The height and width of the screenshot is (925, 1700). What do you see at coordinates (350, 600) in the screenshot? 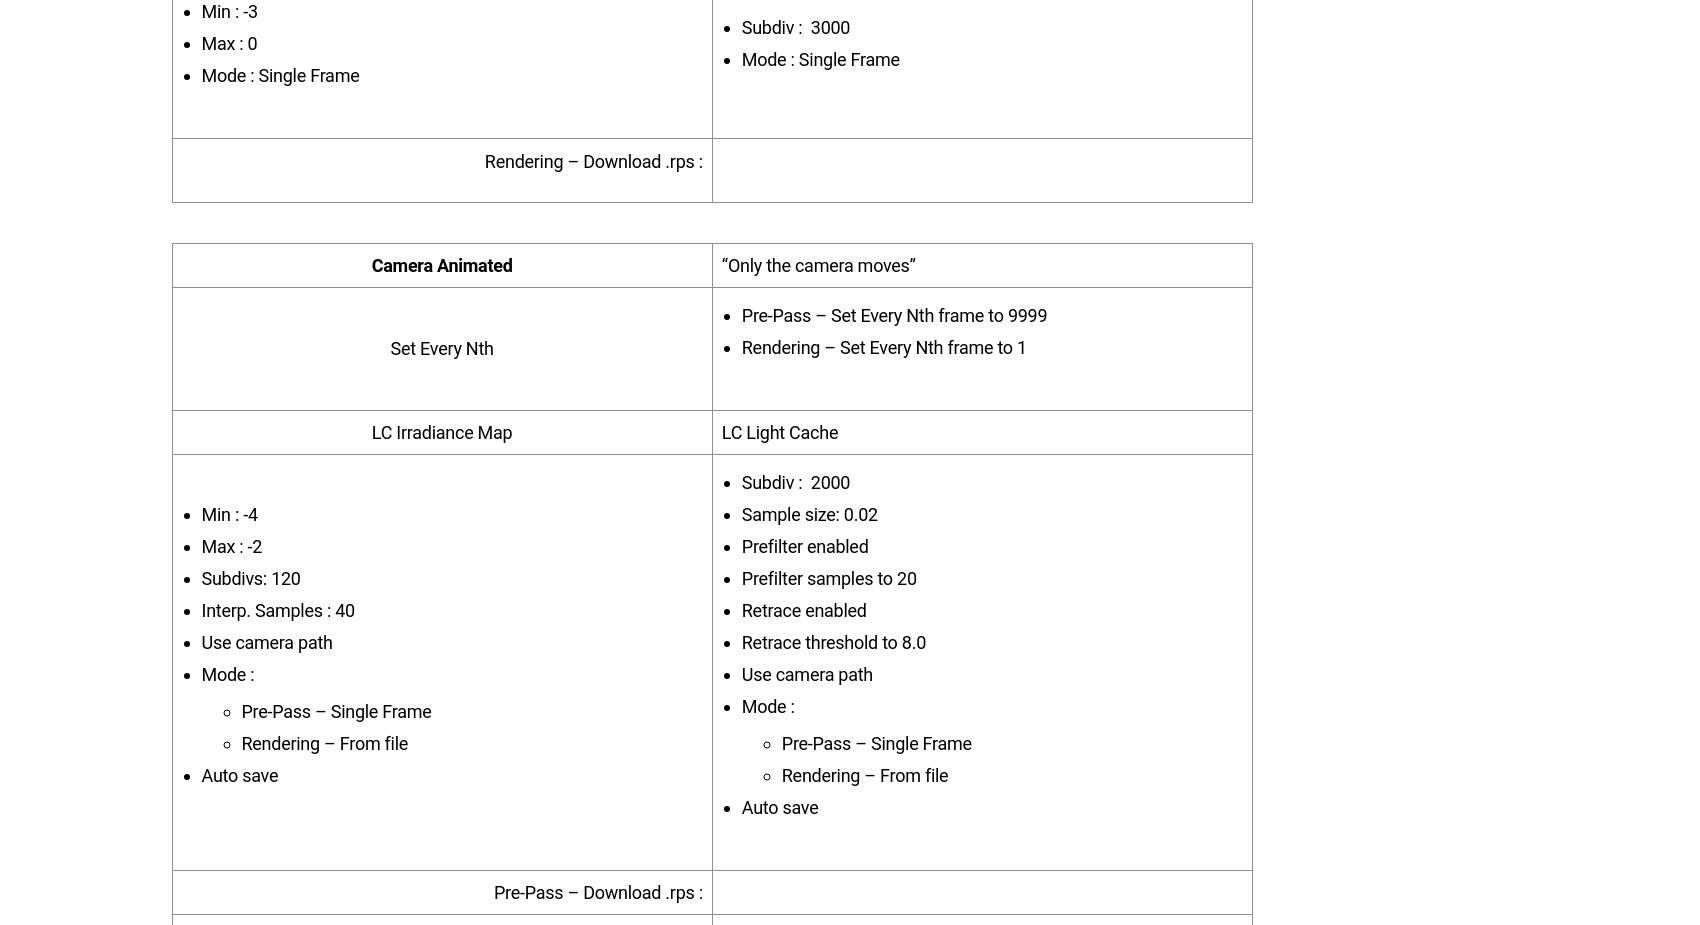
I see `'AOV_Denoiser'` at bounding box center [350, 600].